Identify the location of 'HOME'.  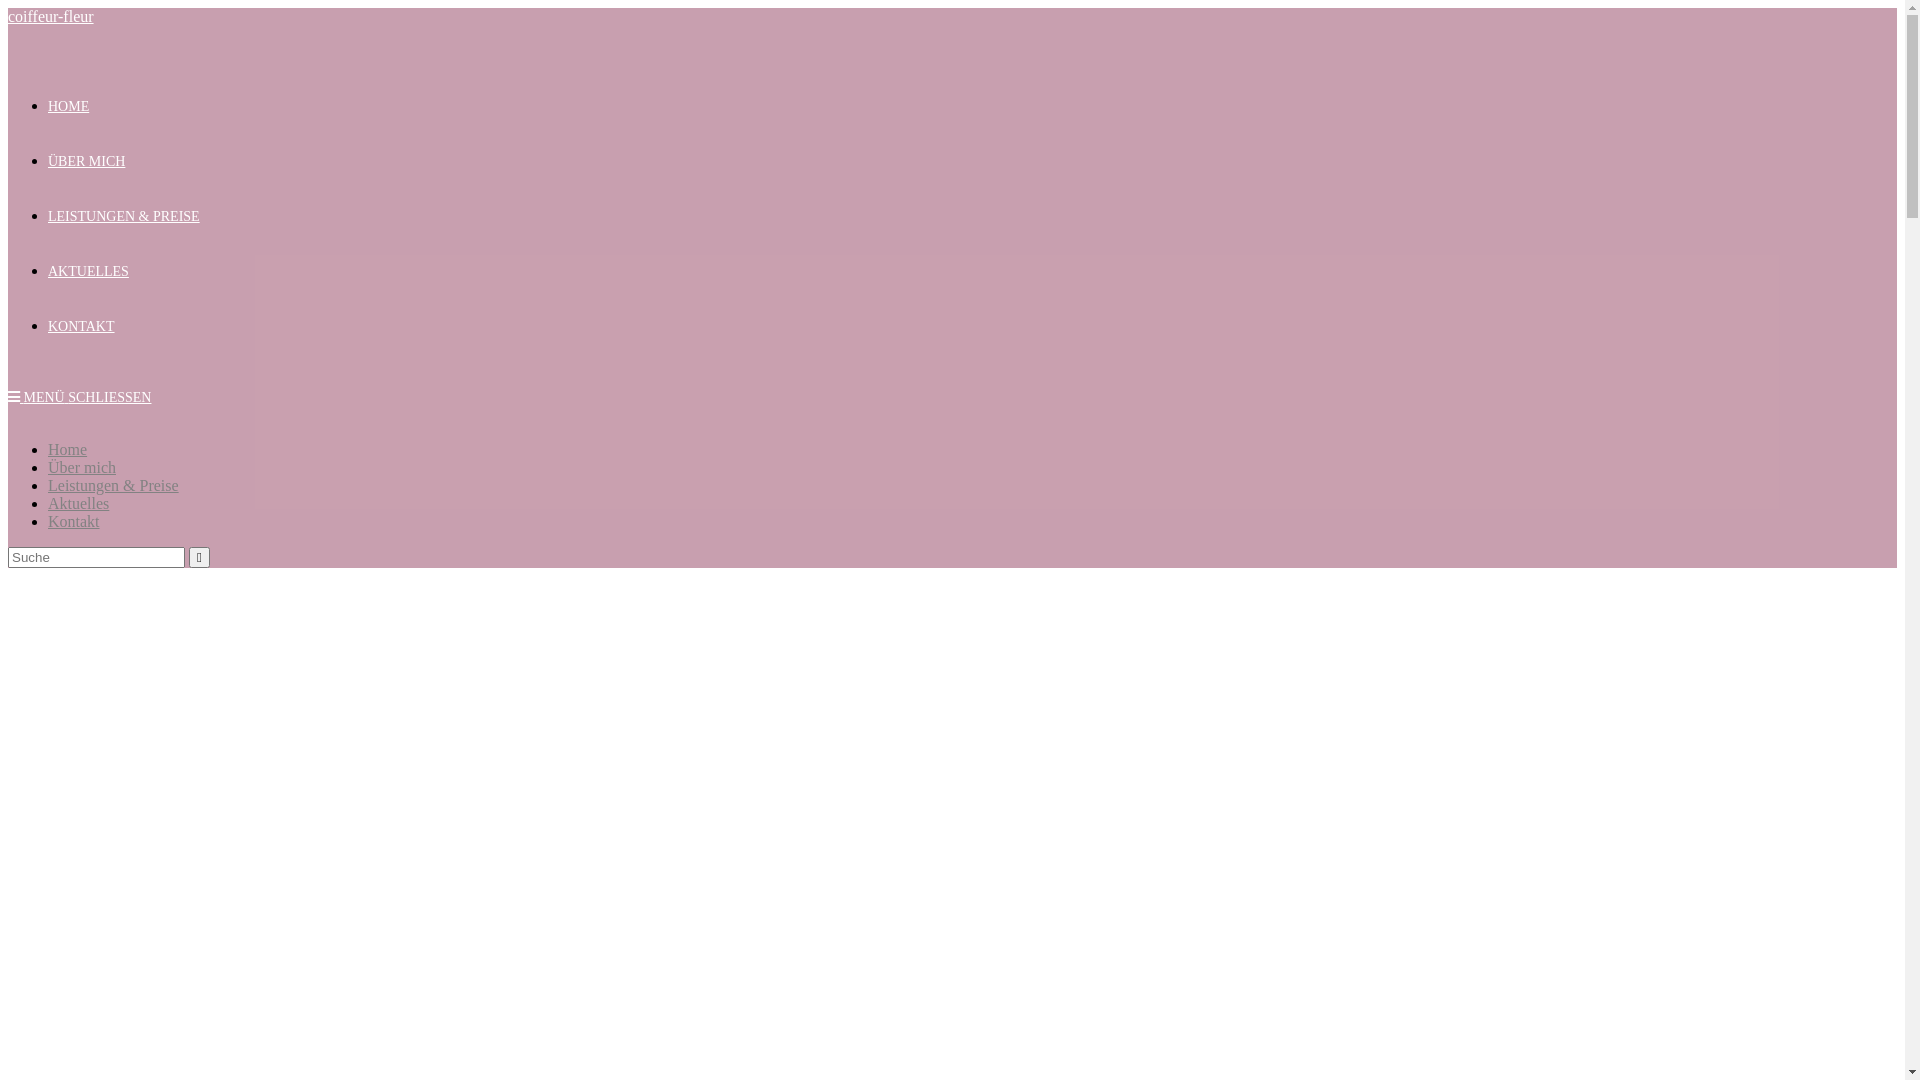
(68, 106).